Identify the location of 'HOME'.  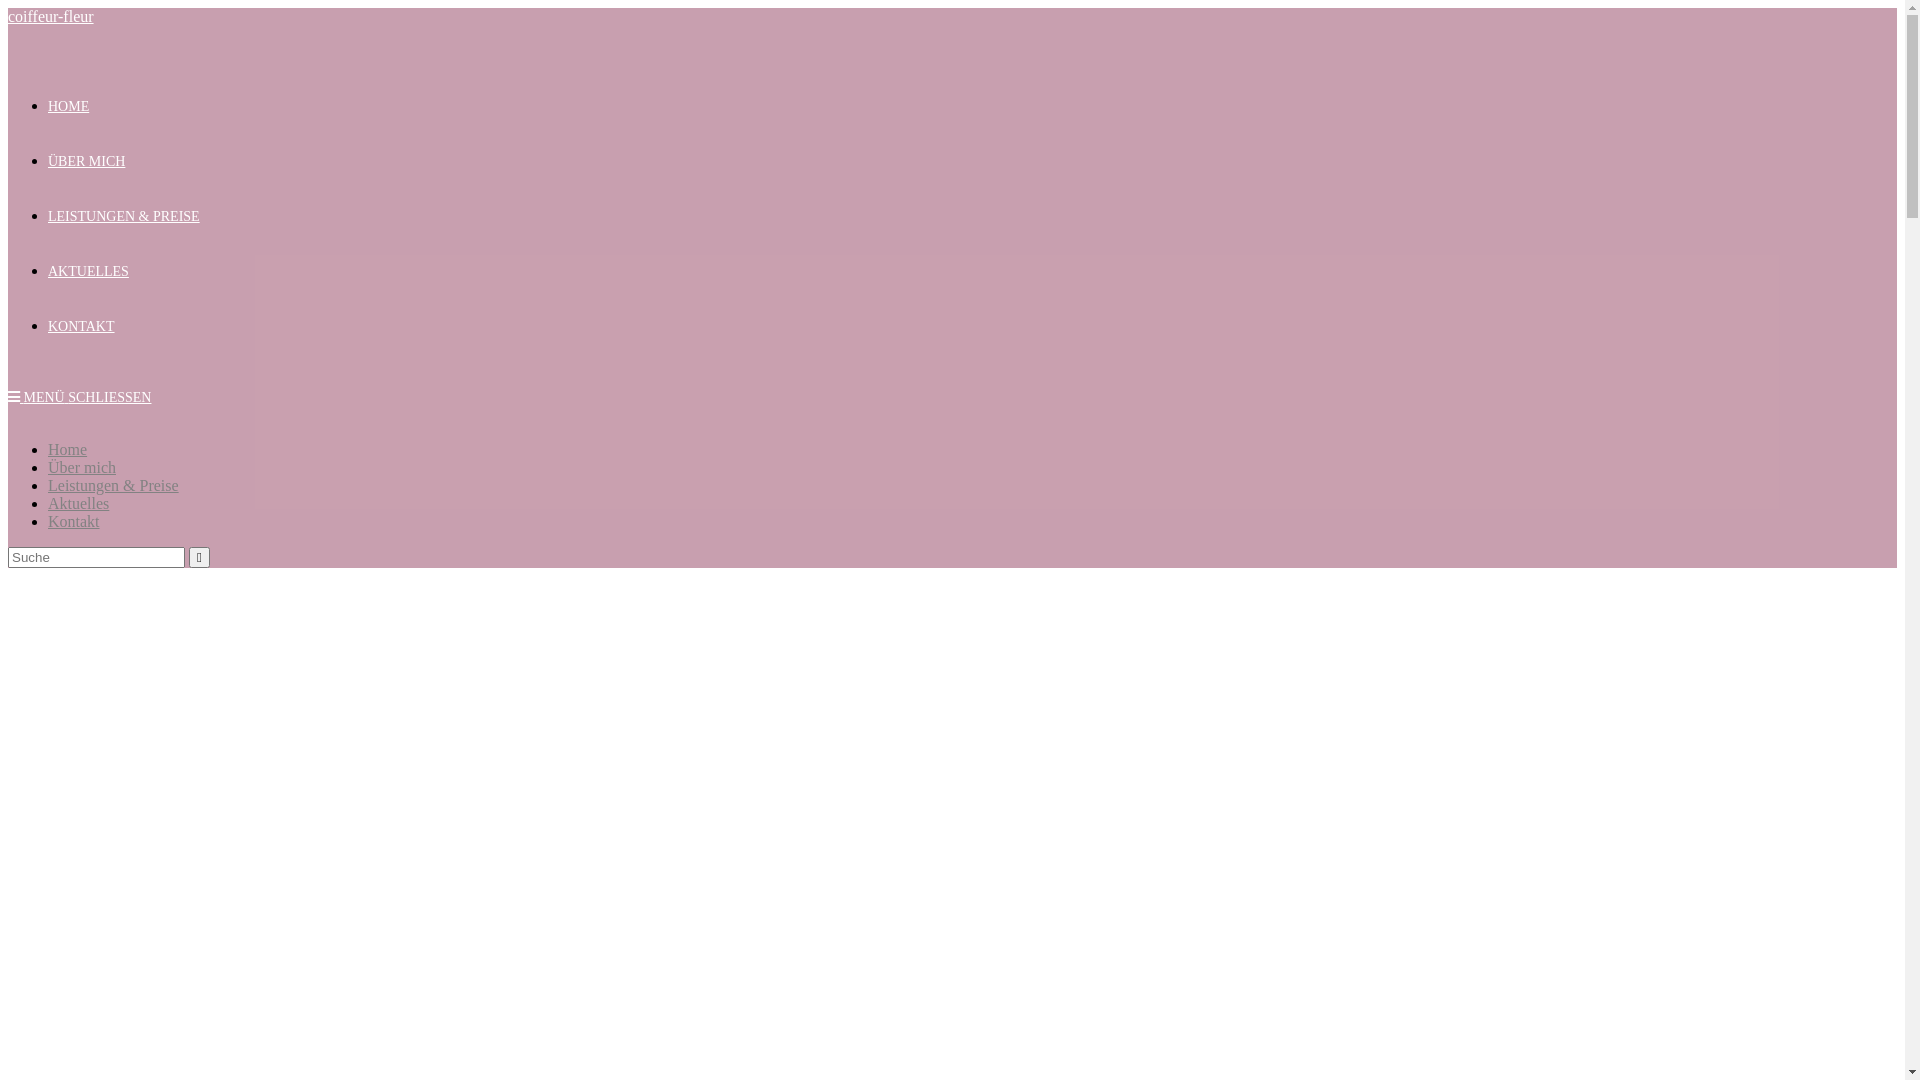
(68, 106).